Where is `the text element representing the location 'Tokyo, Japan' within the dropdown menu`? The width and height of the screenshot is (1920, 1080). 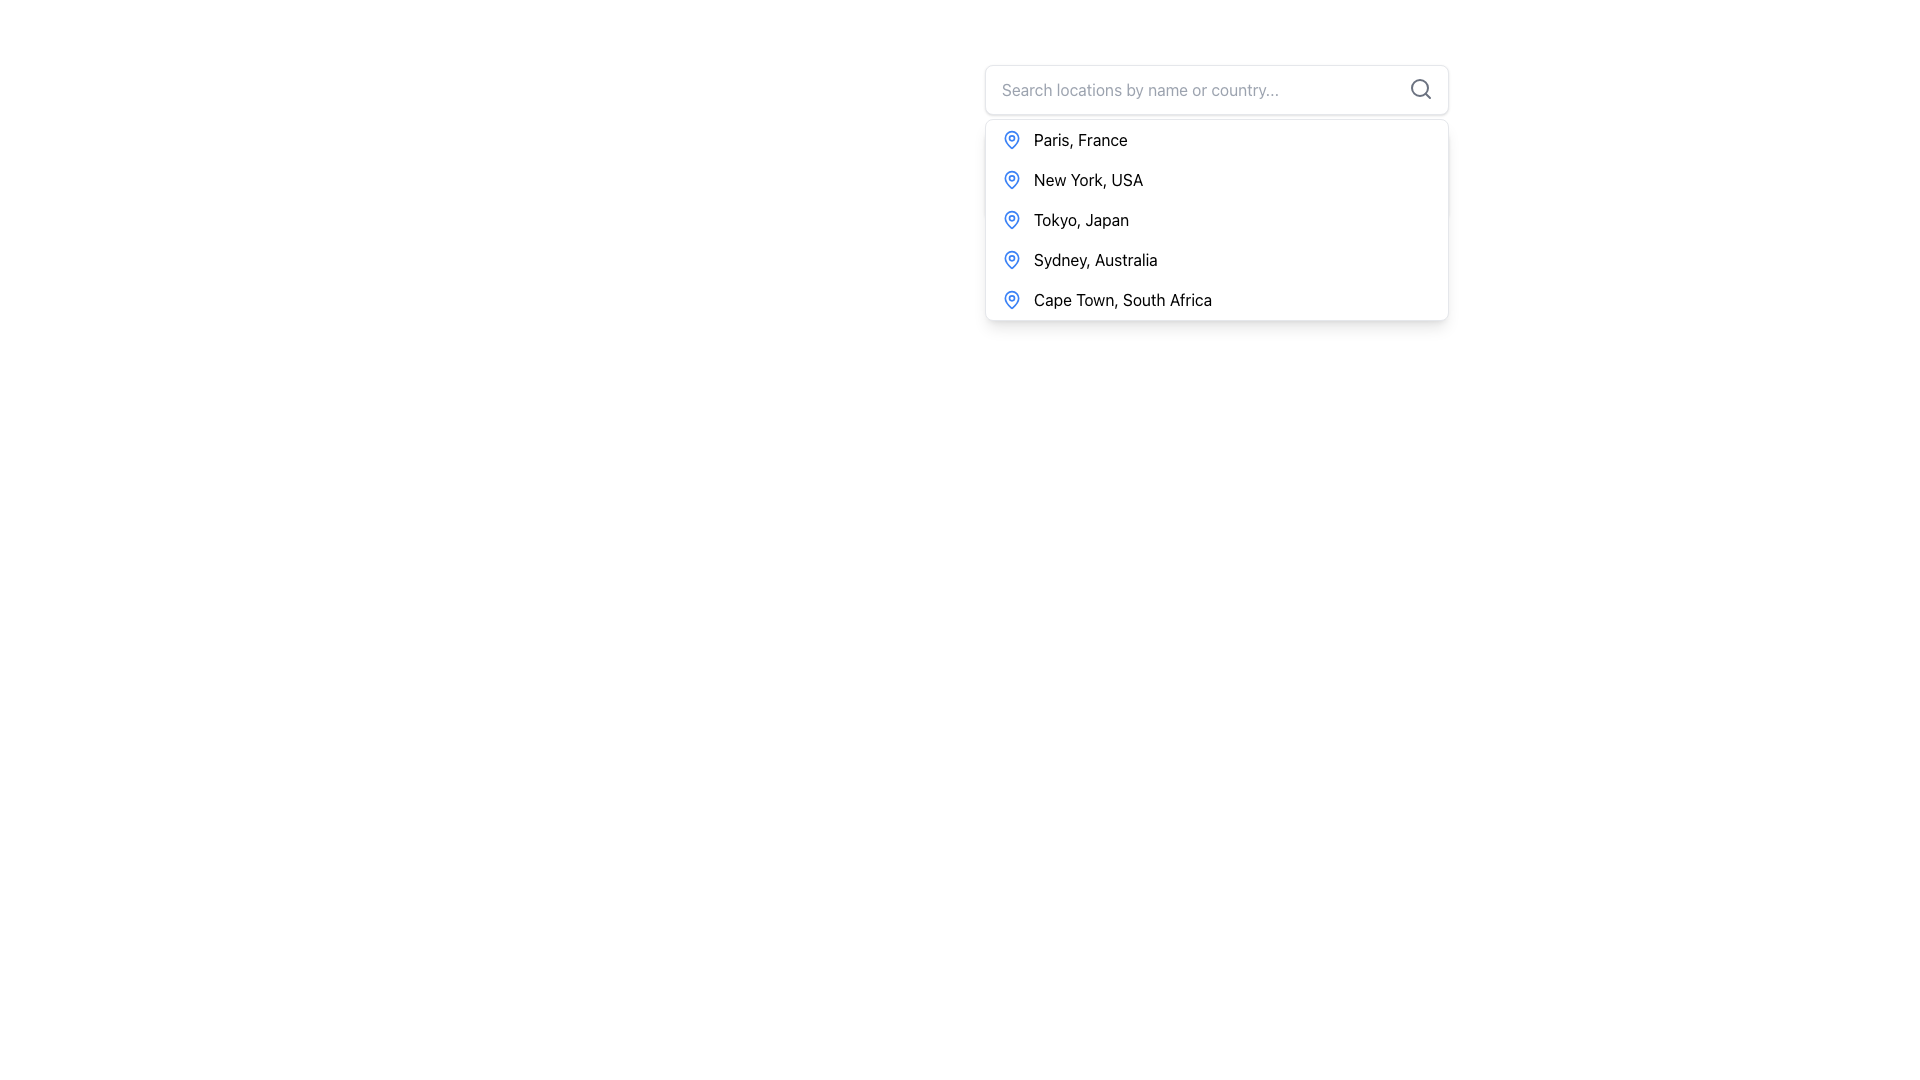 the text element representing the location 'Tokyo, Japan' within the dropdown menu is located at coordinates (1080, 219).